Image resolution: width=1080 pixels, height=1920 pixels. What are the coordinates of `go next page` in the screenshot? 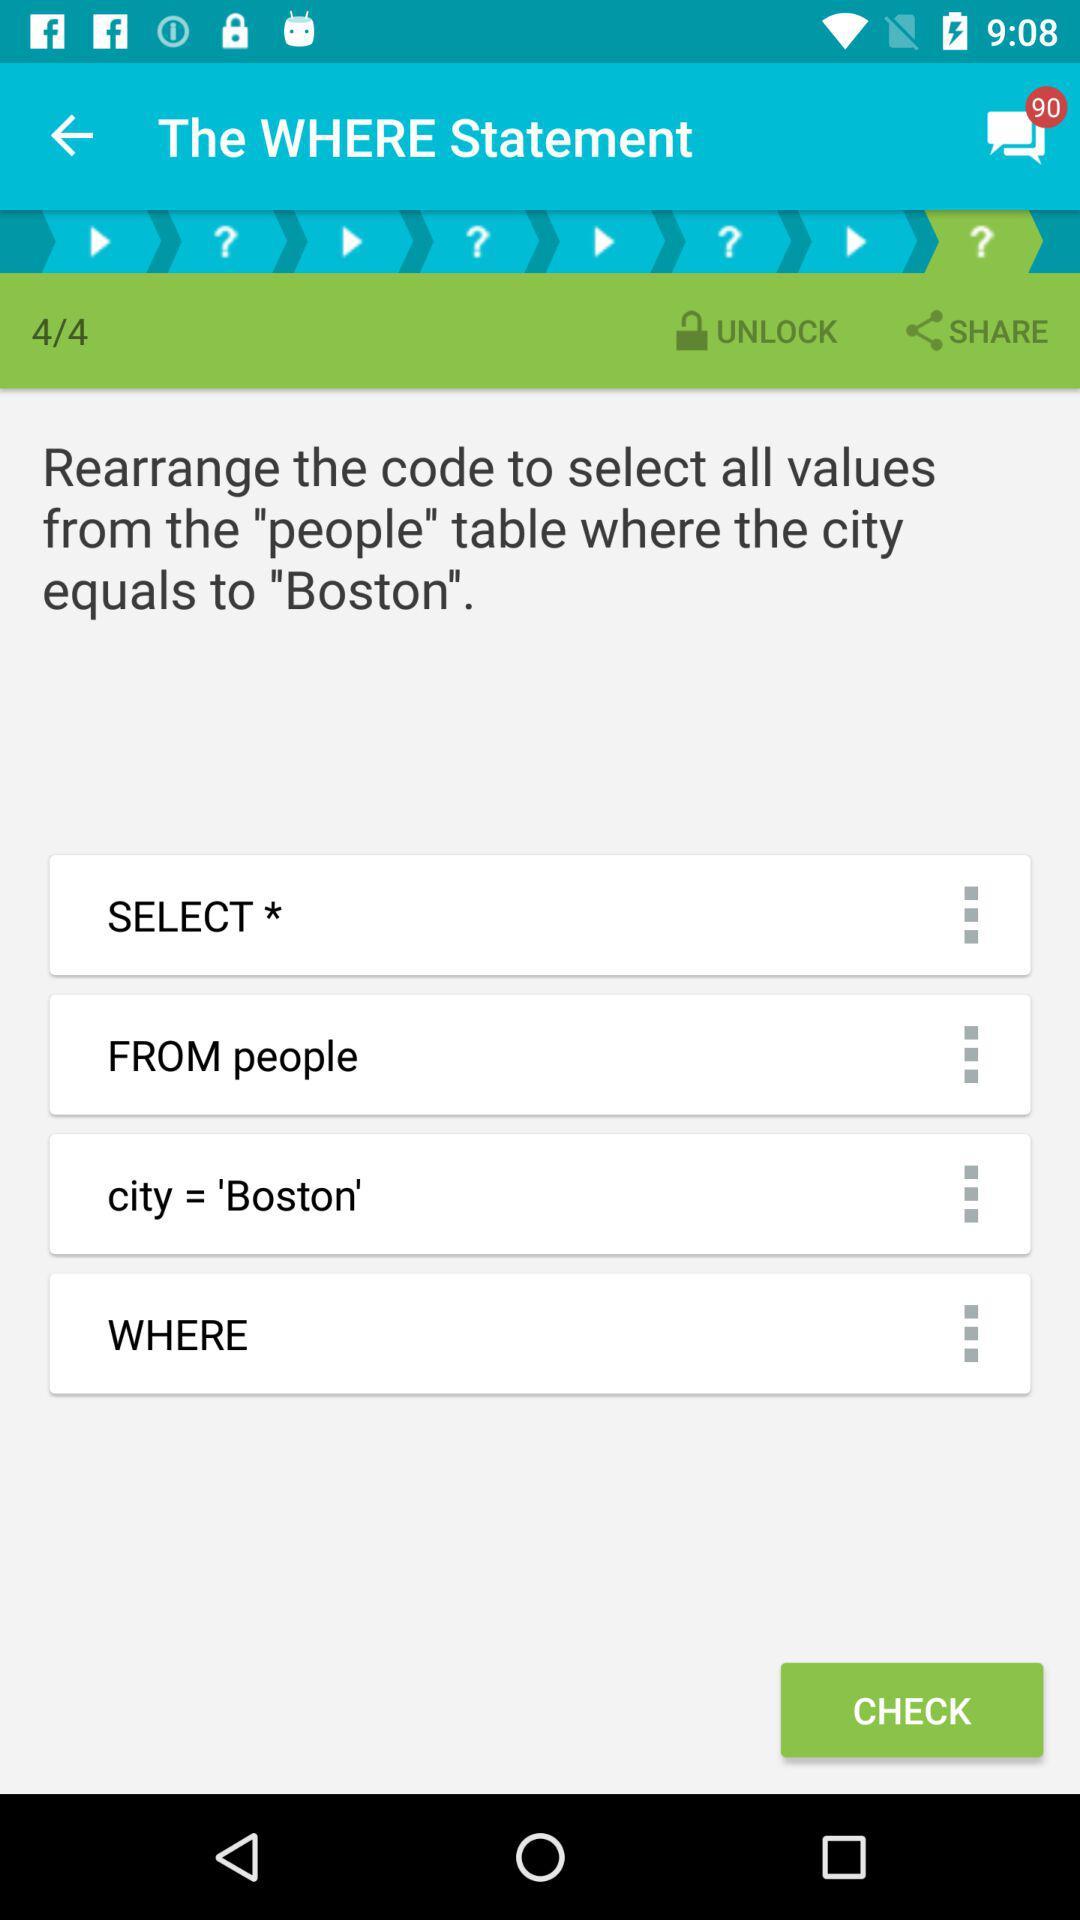 It's located at (855, 240).